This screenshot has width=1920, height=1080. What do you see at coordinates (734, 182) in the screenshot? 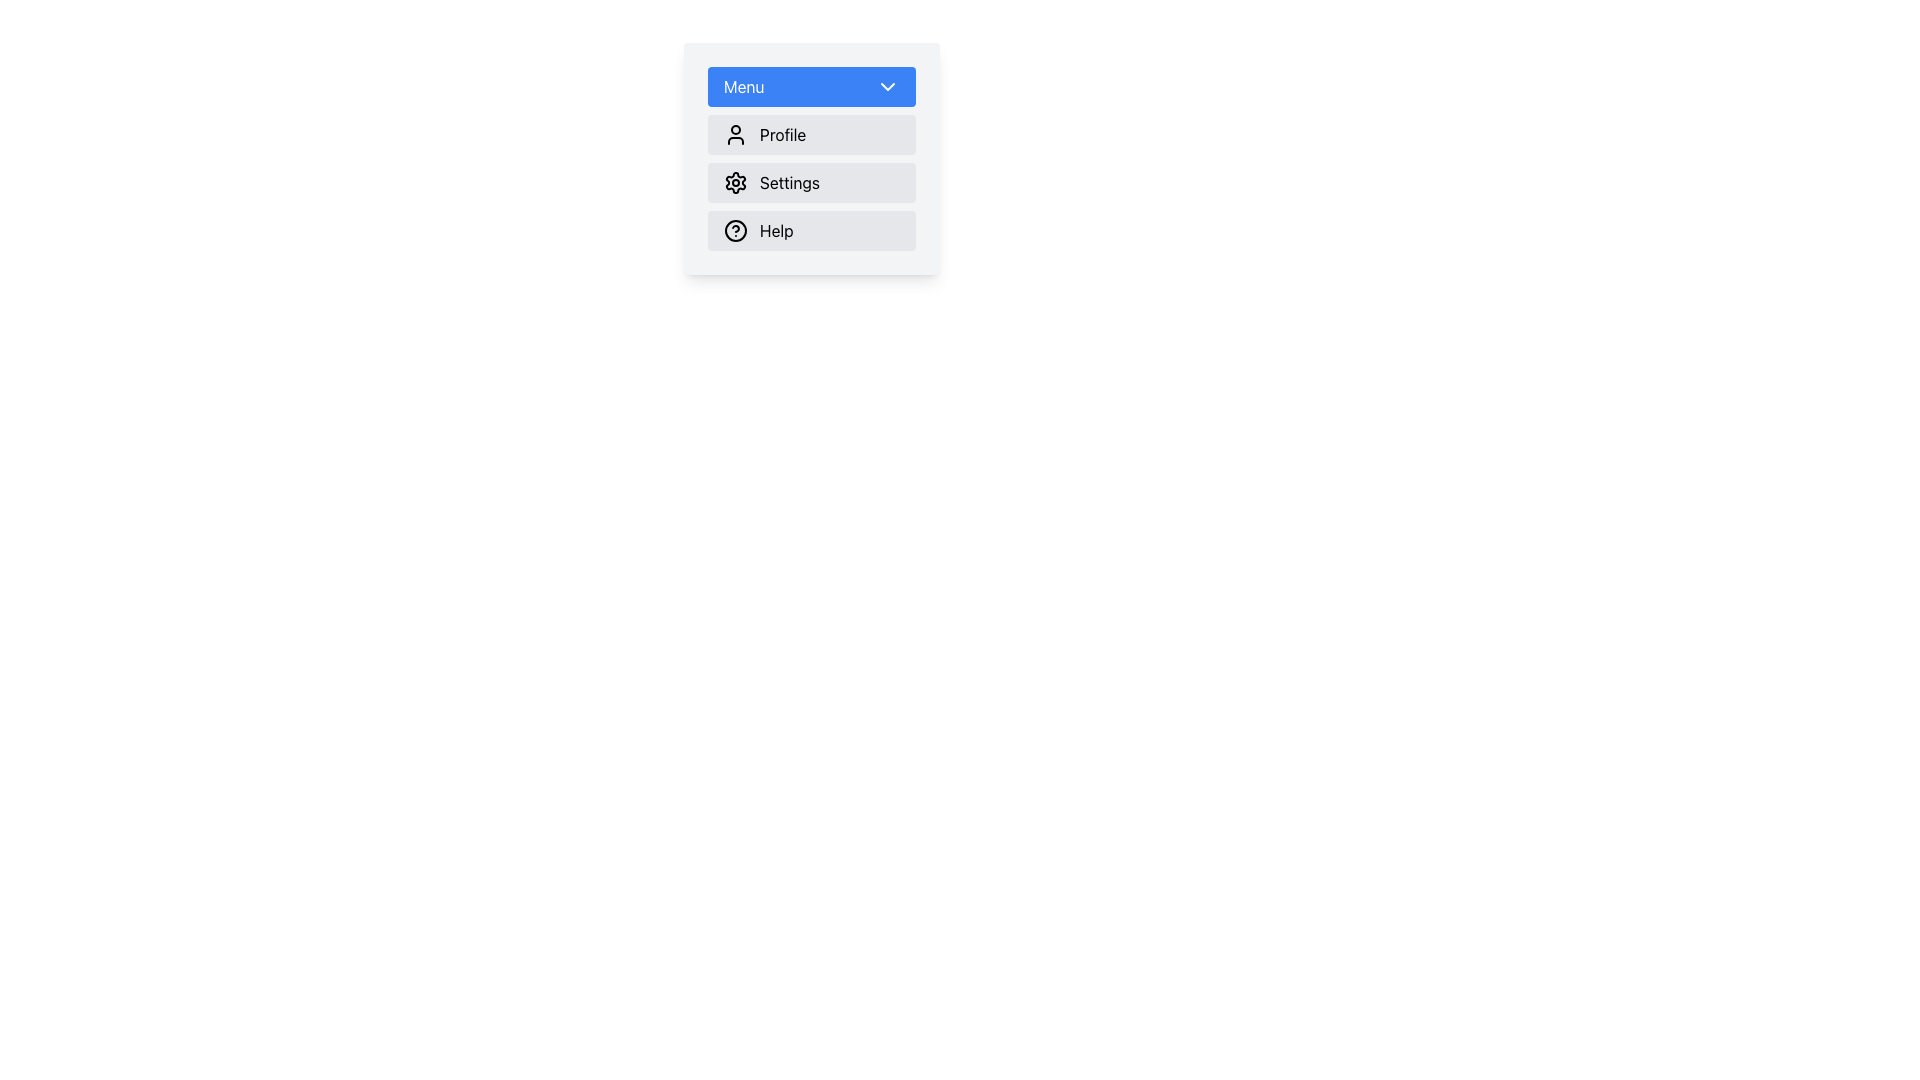
I see `the gear icon located next to the 'Settings' label in the dropdown menu to interact with it` at bounding box center [734, 182].